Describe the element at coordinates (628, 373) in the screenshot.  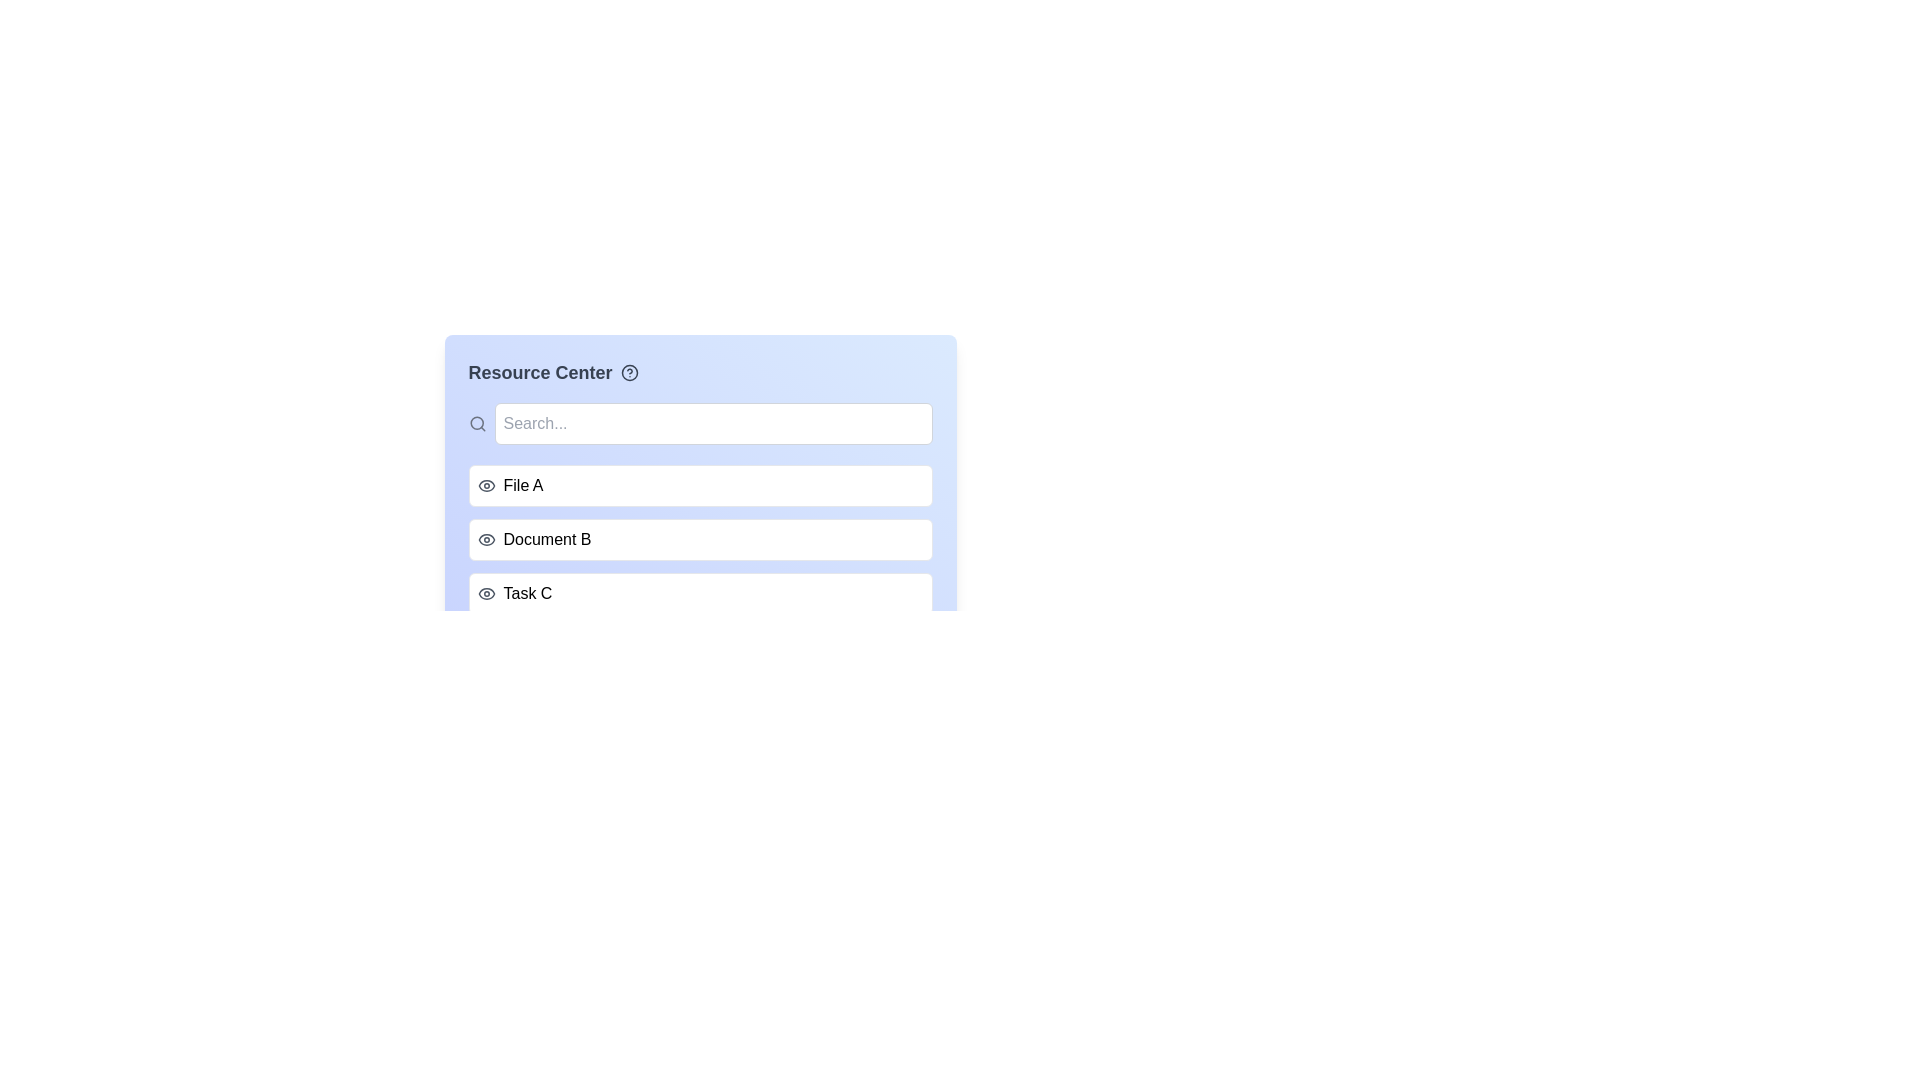
I see `the help icon located to the right of the 'Resource Center' heading` at that location.